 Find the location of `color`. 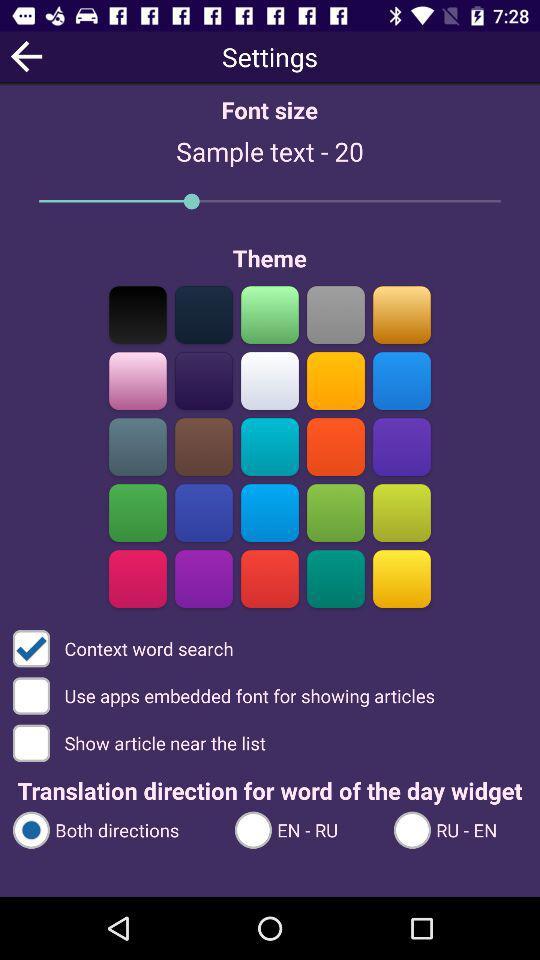

color is located at coordinates (137, 314).